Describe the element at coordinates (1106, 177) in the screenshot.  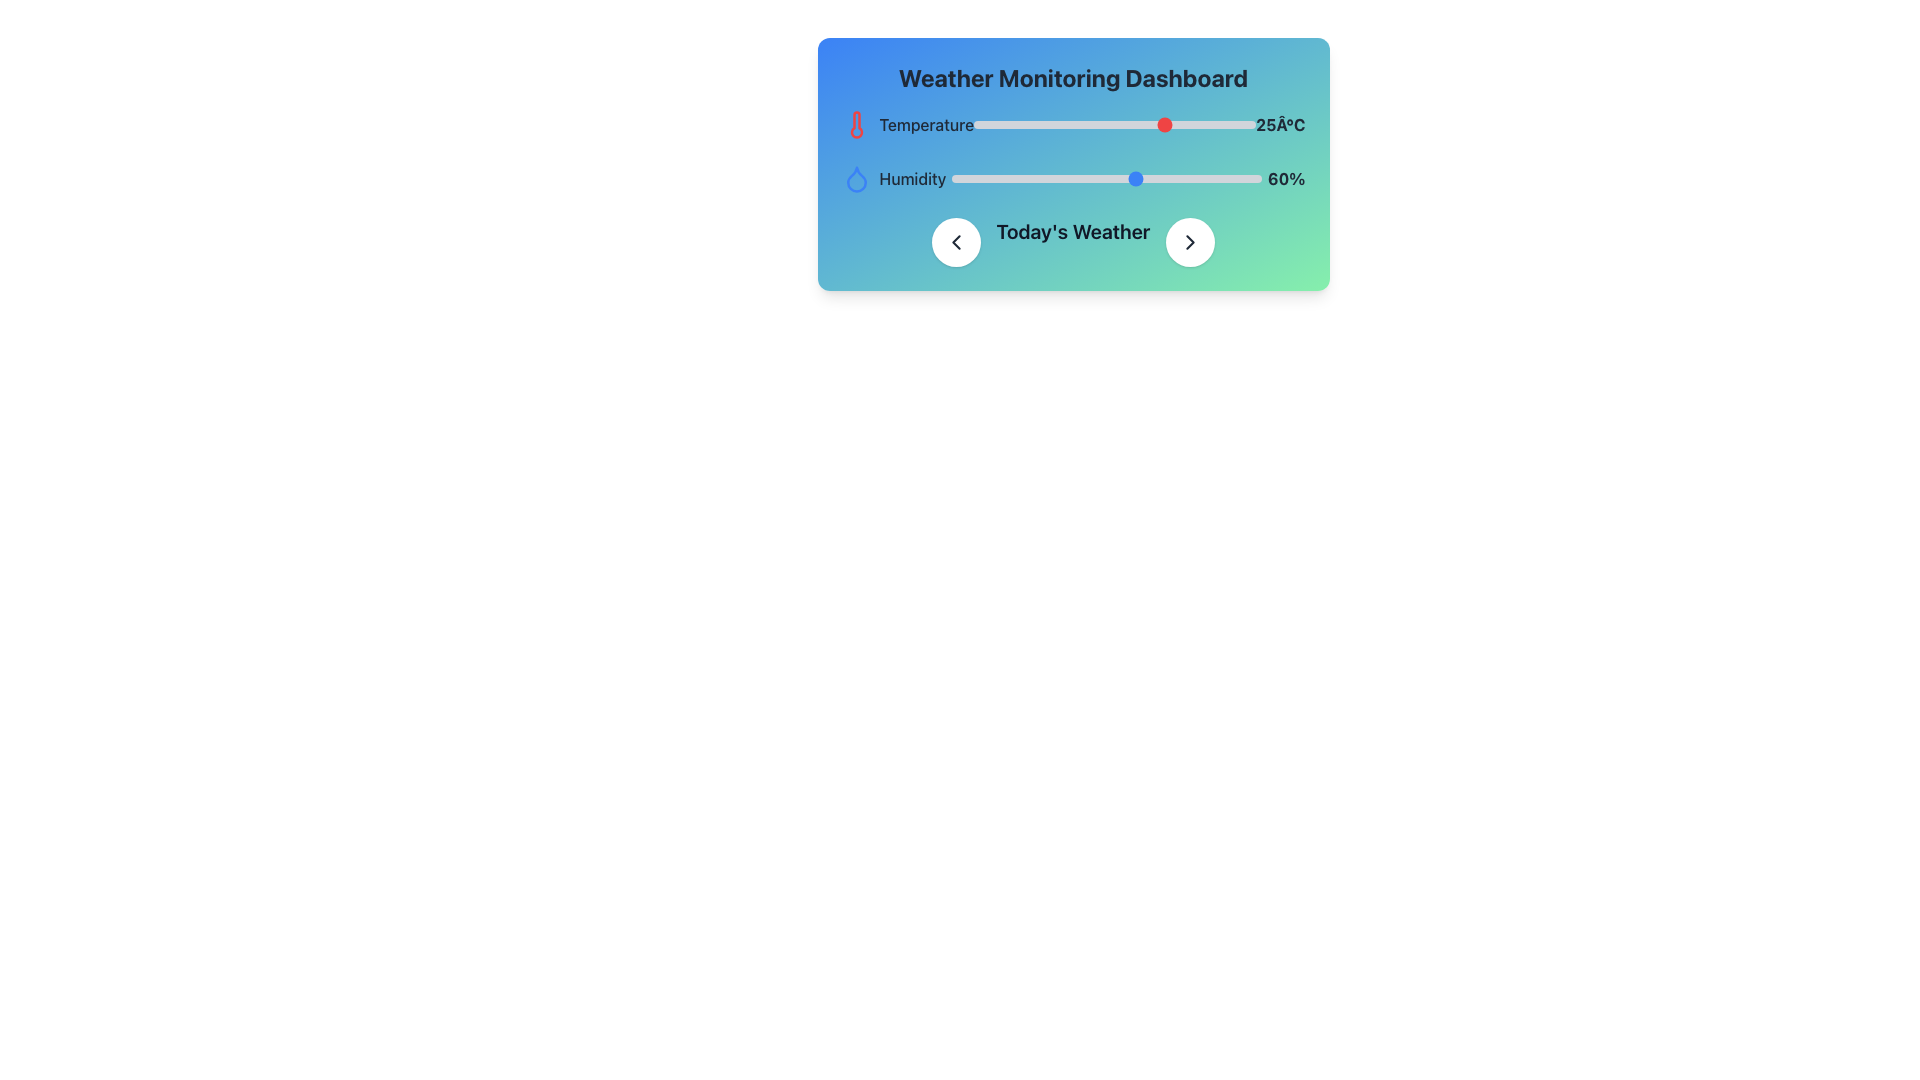
I see `the blue handle of the humidity range slider input located between the 'Humidity' label and the '60%' percentage indicator` at that location.